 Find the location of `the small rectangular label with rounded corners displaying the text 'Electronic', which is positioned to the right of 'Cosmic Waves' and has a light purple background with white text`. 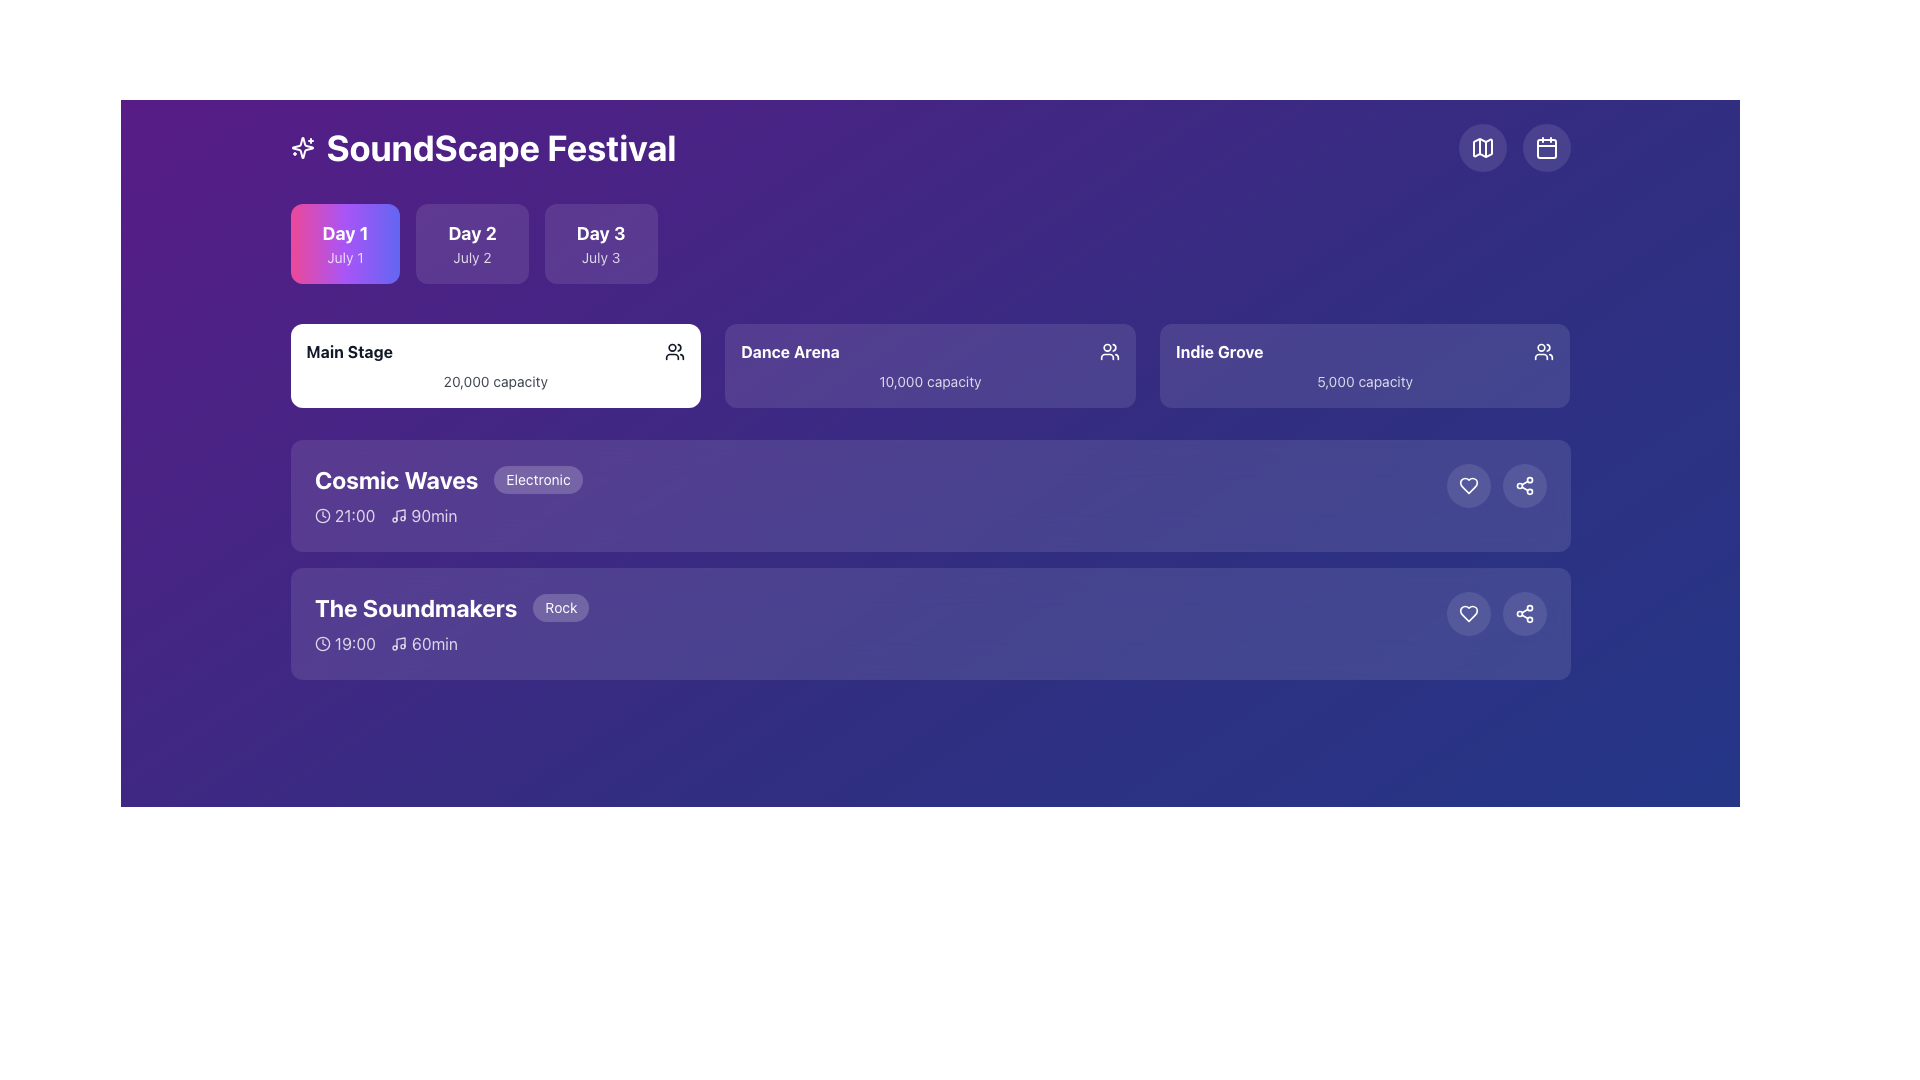

the small rectangular label with rounded corners displaying the text 'Electronic', which is positioned to the right of 'Cosmic Waves' and has a light purple background with white text is located at coordinates (537, 479).